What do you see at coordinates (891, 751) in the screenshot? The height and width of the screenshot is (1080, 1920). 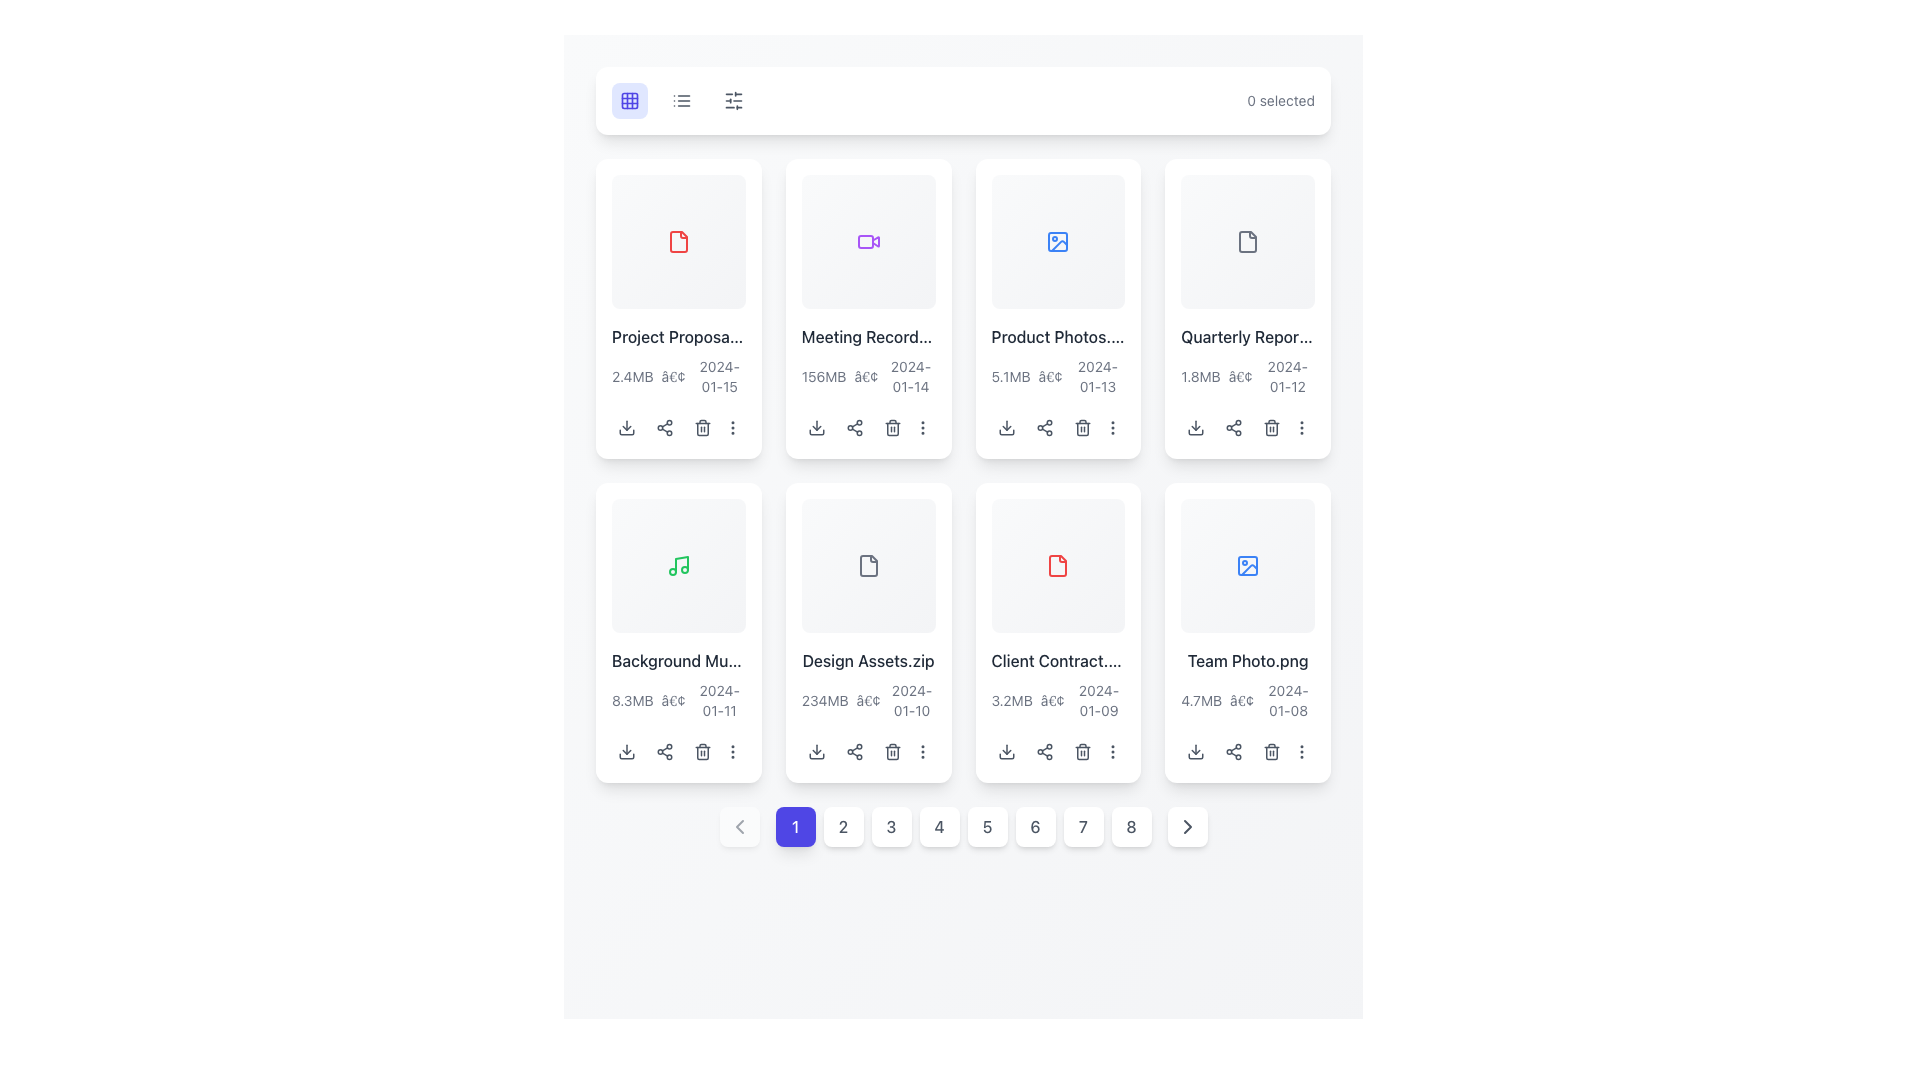 I see `the delete button positioned to the far right within the group of action buttons below the 'Design Assets.zip' card` at bounding box center [891, 751].